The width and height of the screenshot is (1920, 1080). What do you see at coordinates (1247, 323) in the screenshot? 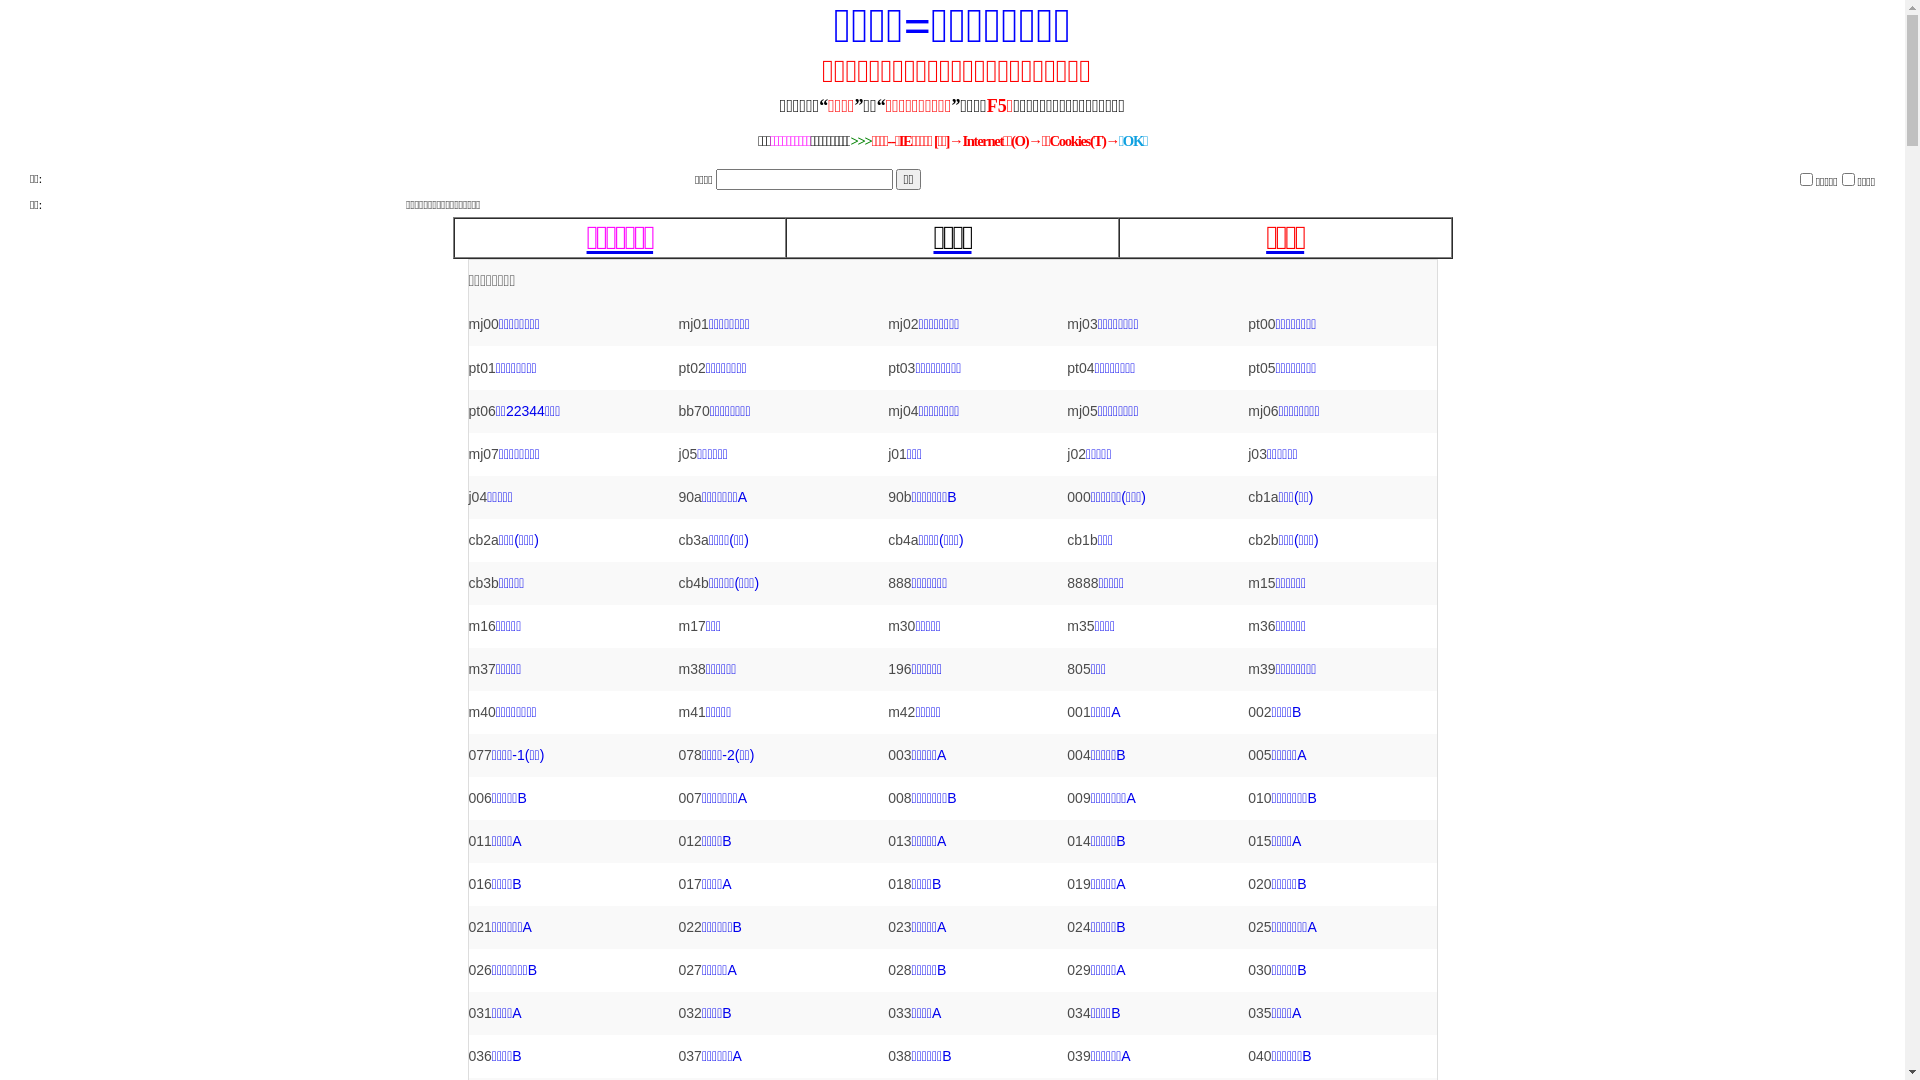
I see `'pt00'` at bounding box center [1247, 323].